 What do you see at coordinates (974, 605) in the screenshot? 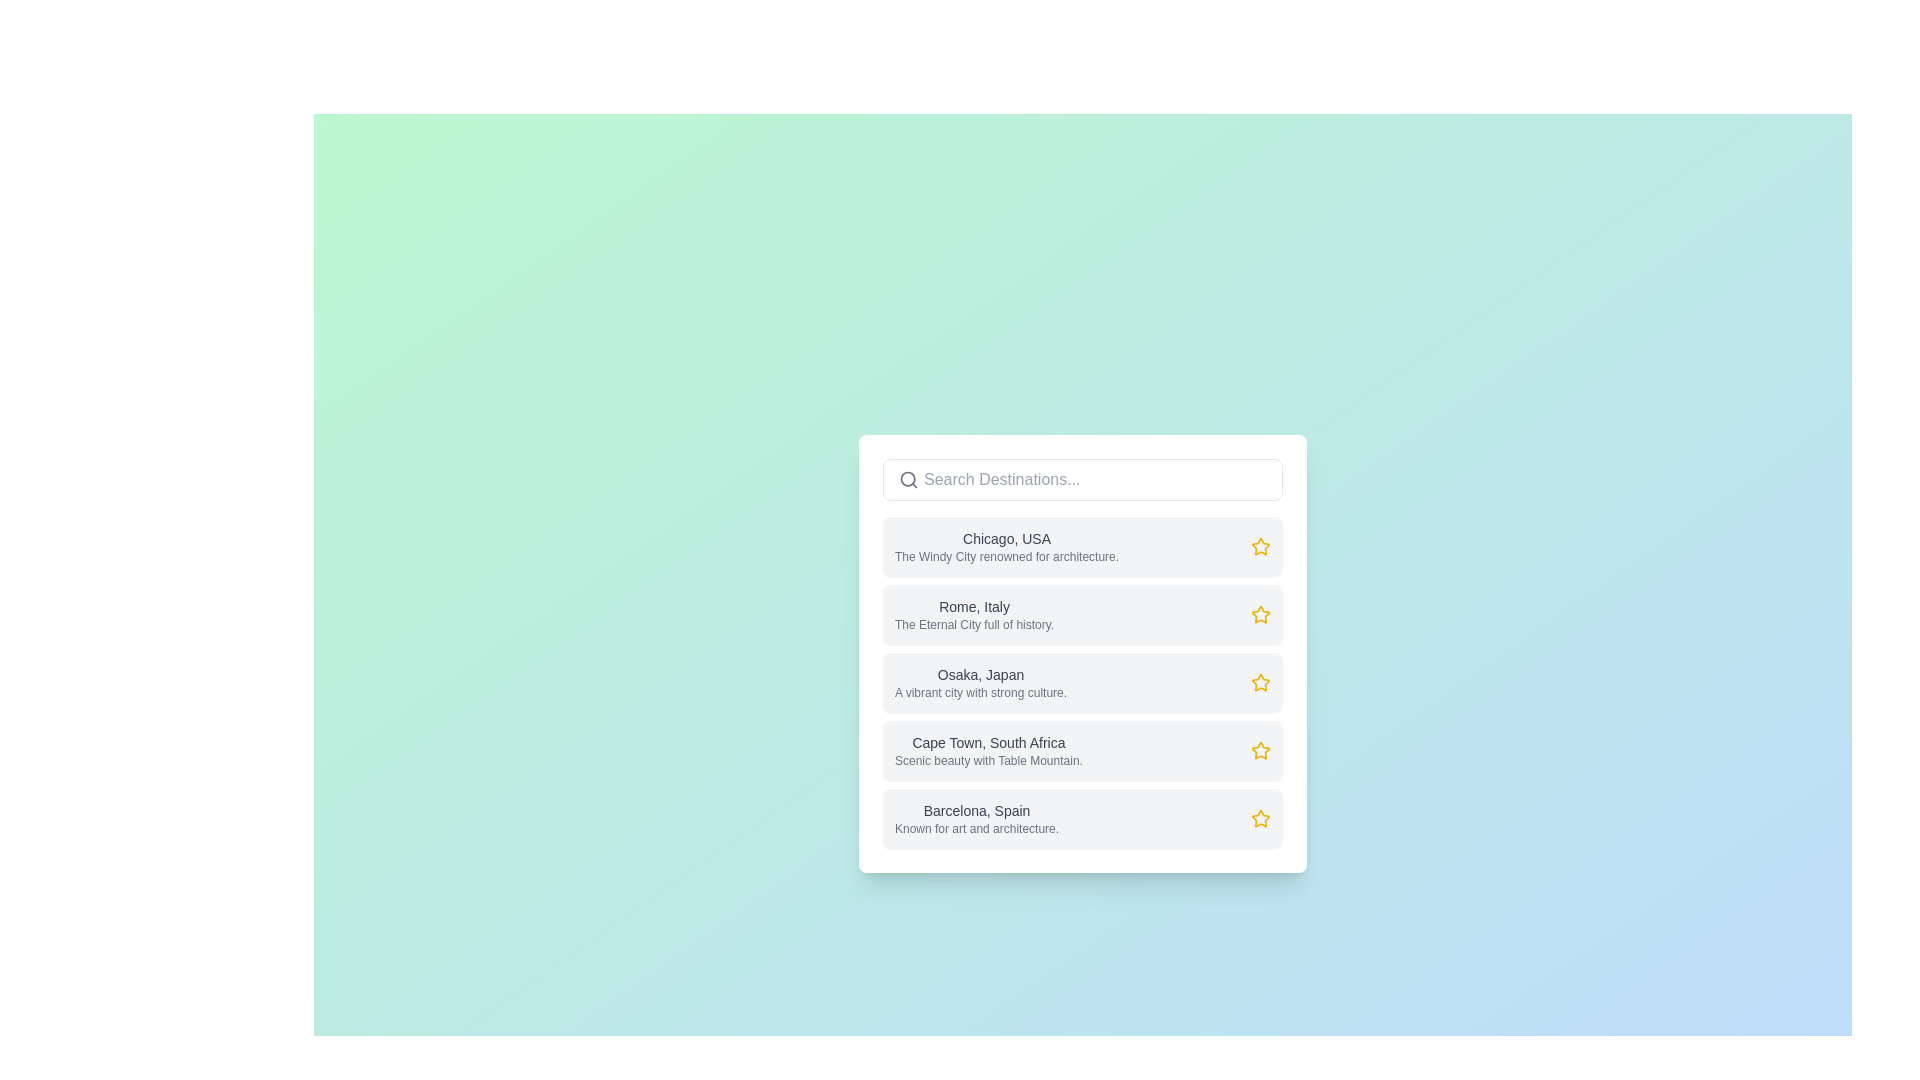
I see `text content of the destination title label located beneath 'Chicago, USA' and above 'Osaka, Japan' in the destination list` at bounding box center [974, 605].